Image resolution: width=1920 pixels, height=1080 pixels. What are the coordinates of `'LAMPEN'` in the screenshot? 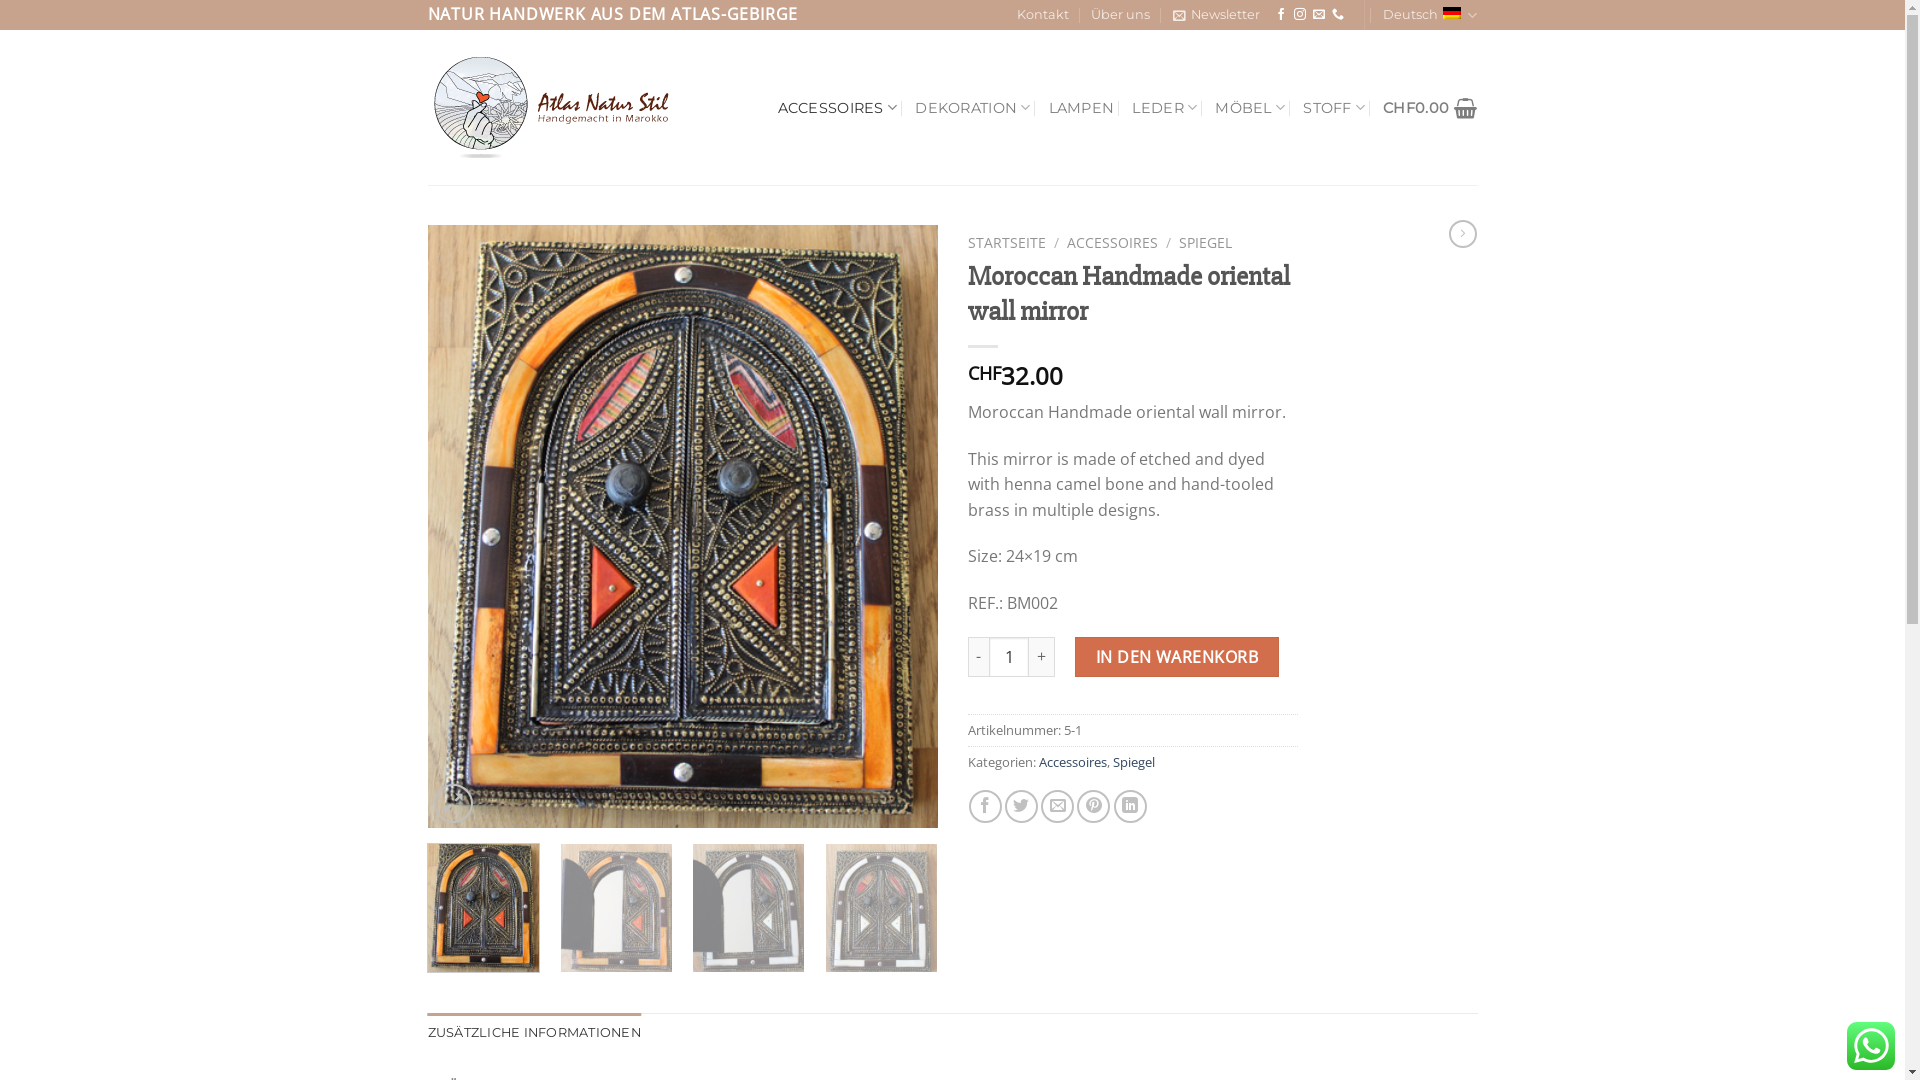 It's located at (1080, 108).